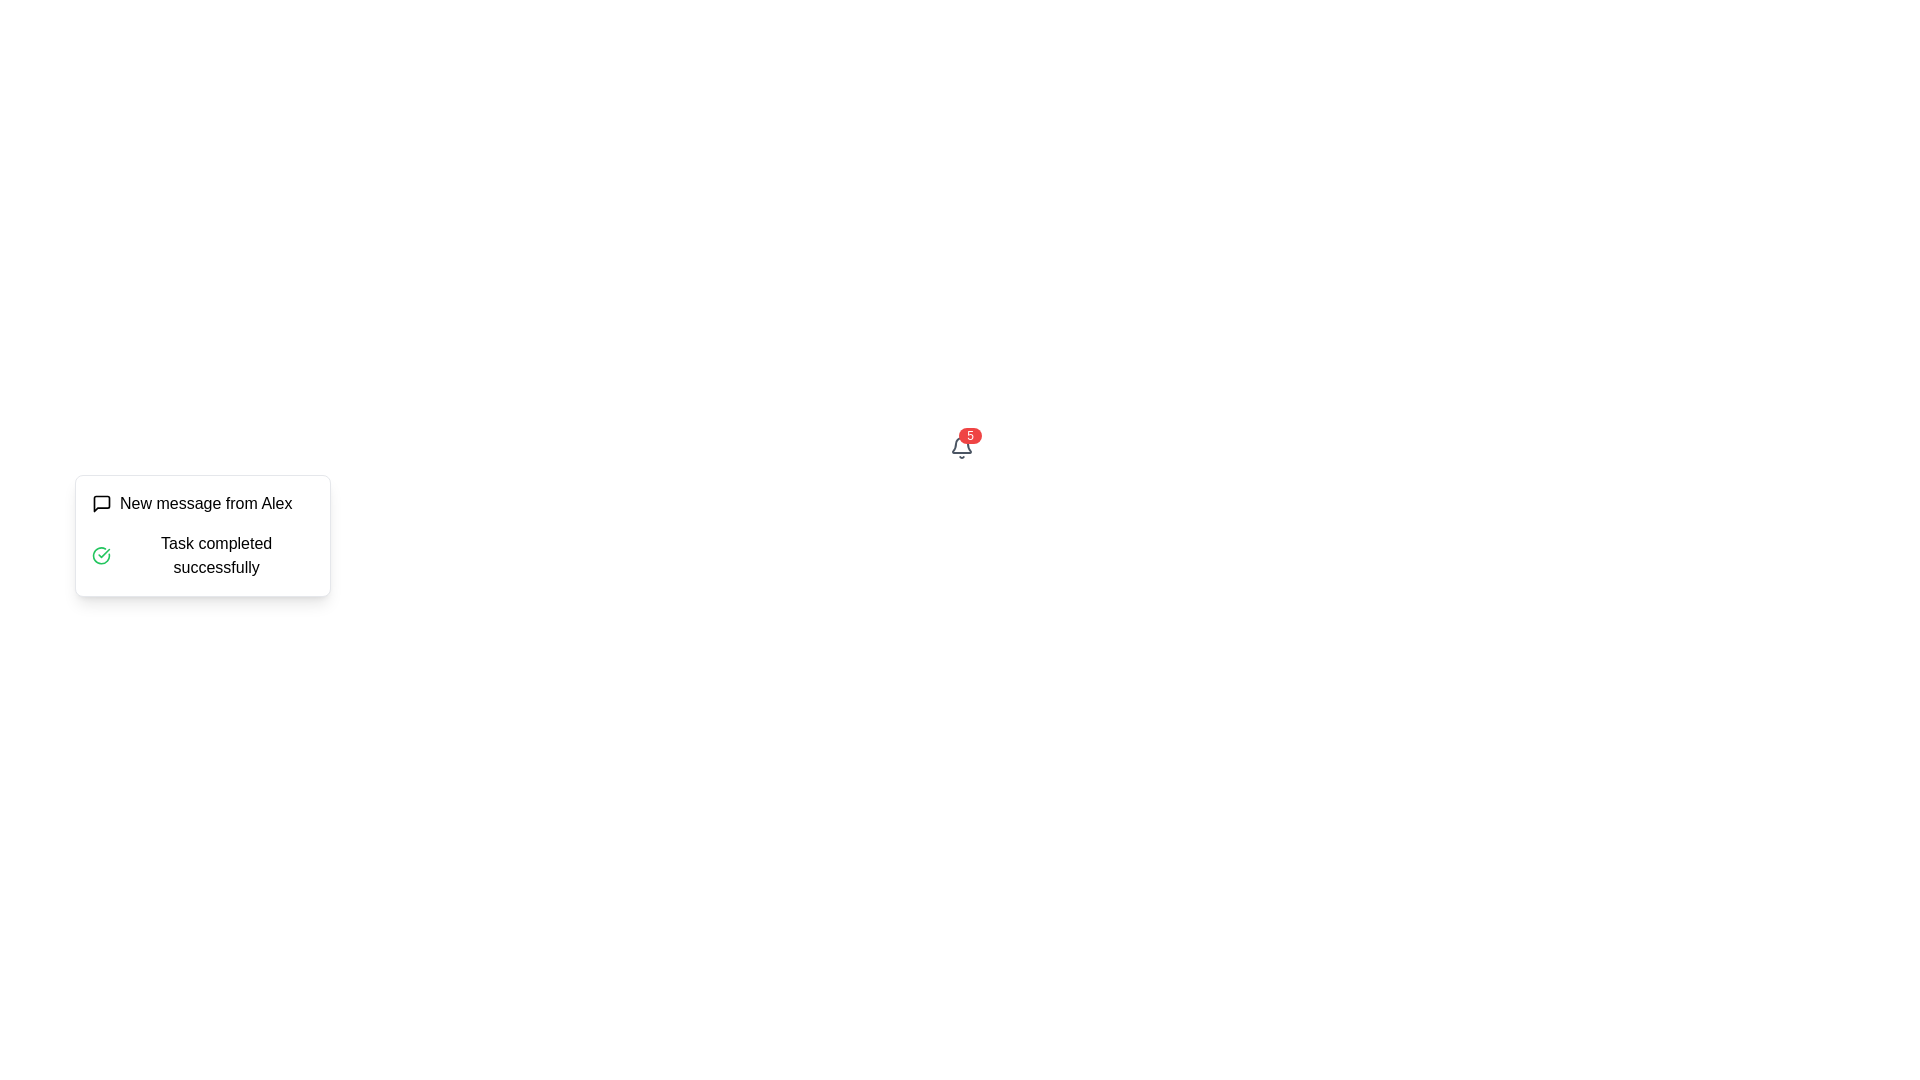 The height and width of the screenshot is (1080, 1920). Describe the element at coordinates (206, 503) in the screenshot. I see `text label displaying 'New message from Alex', which is horizontally aligned with an icon to its left` at that location.